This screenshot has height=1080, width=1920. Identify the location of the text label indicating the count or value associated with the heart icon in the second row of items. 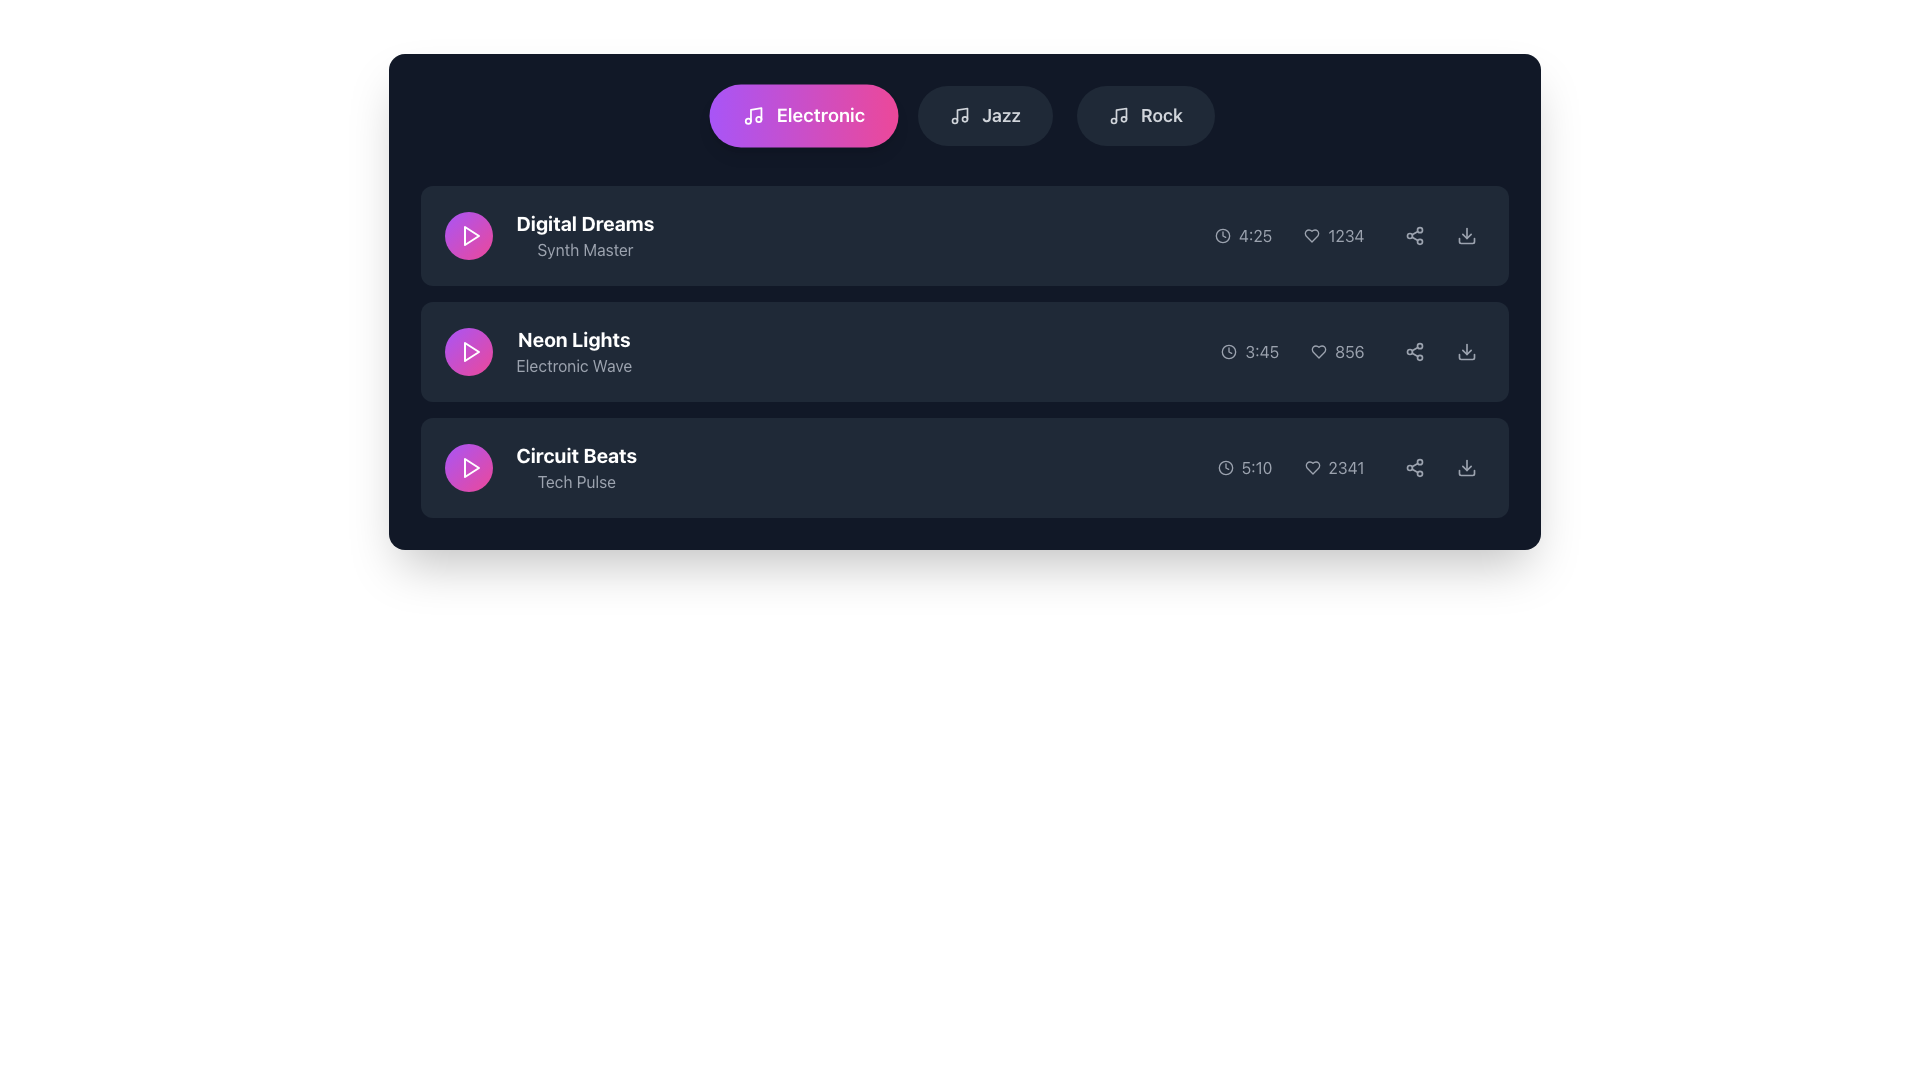
(1349, 350).